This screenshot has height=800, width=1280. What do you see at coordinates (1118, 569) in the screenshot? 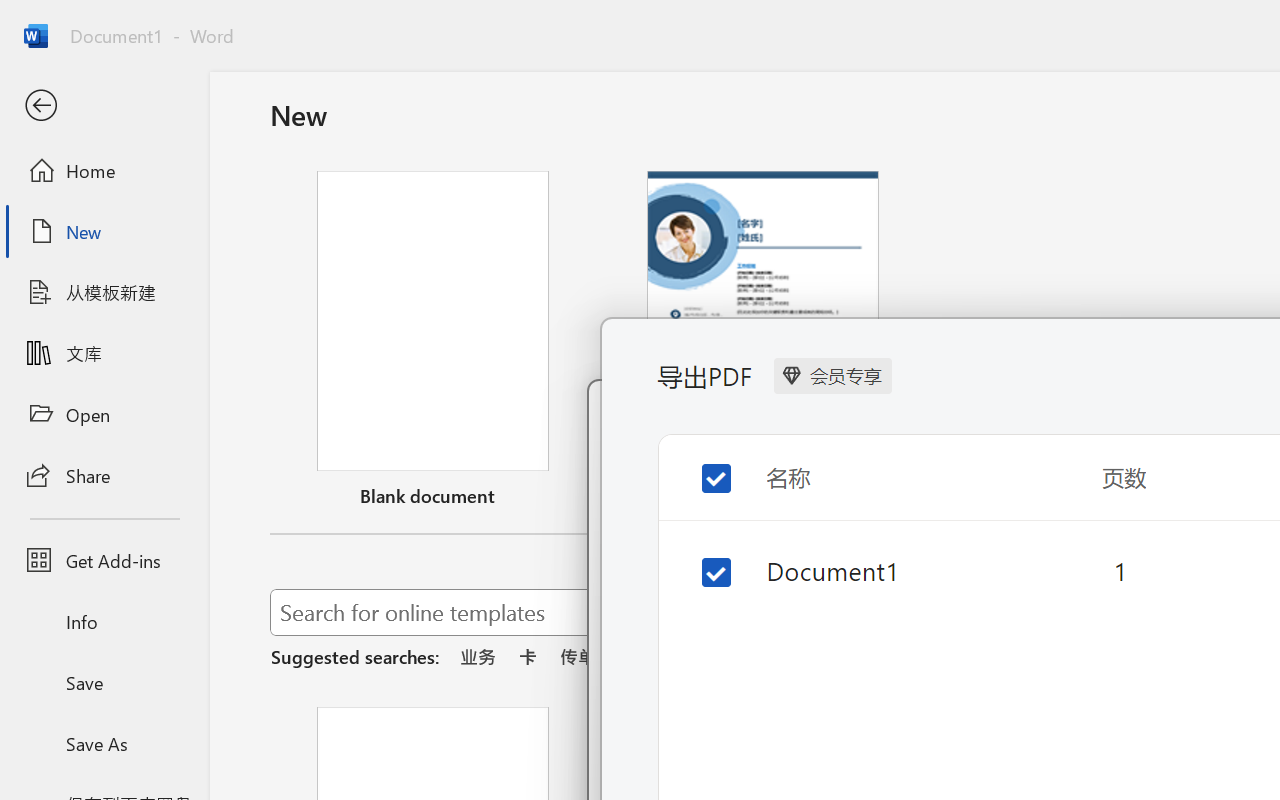
I see `'1'` at bounding box center [1118, 569].